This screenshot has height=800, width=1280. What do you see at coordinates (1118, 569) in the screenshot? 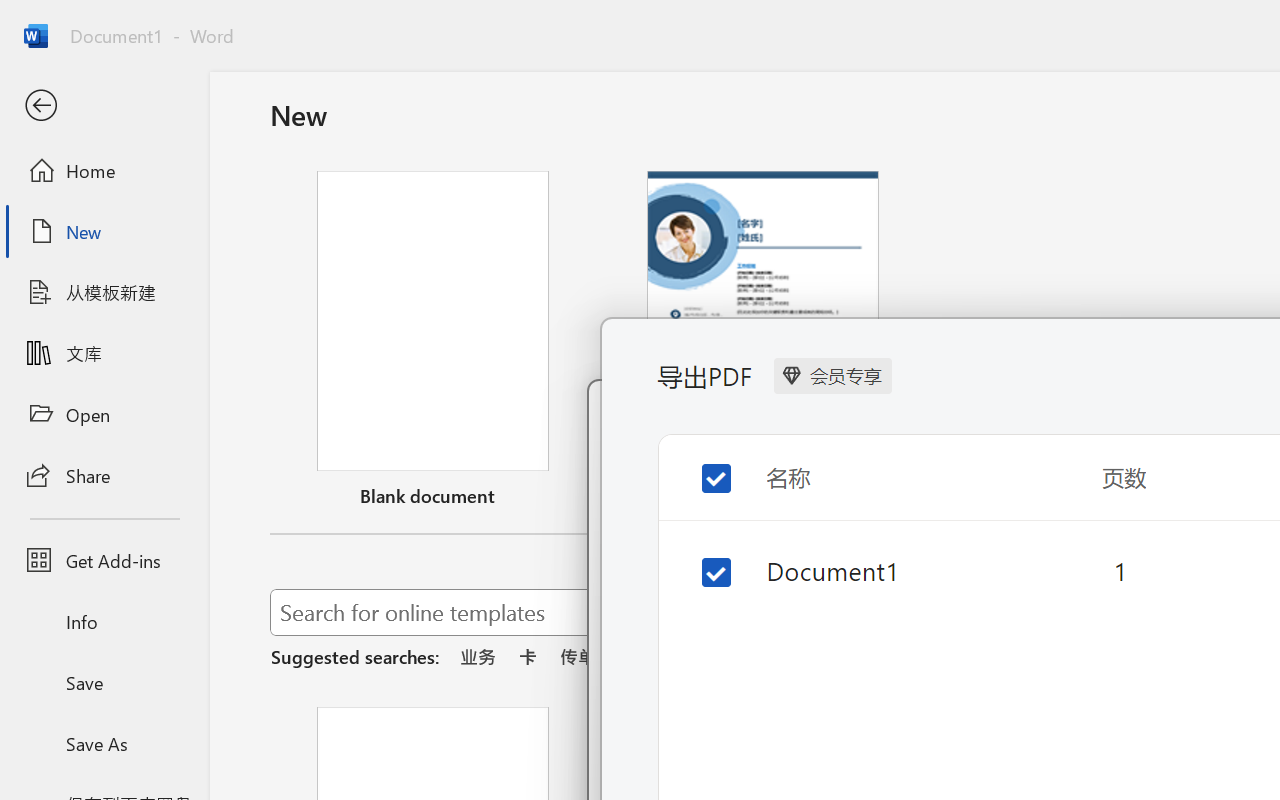
I see `'1'` at bounding box center [1118, 569].